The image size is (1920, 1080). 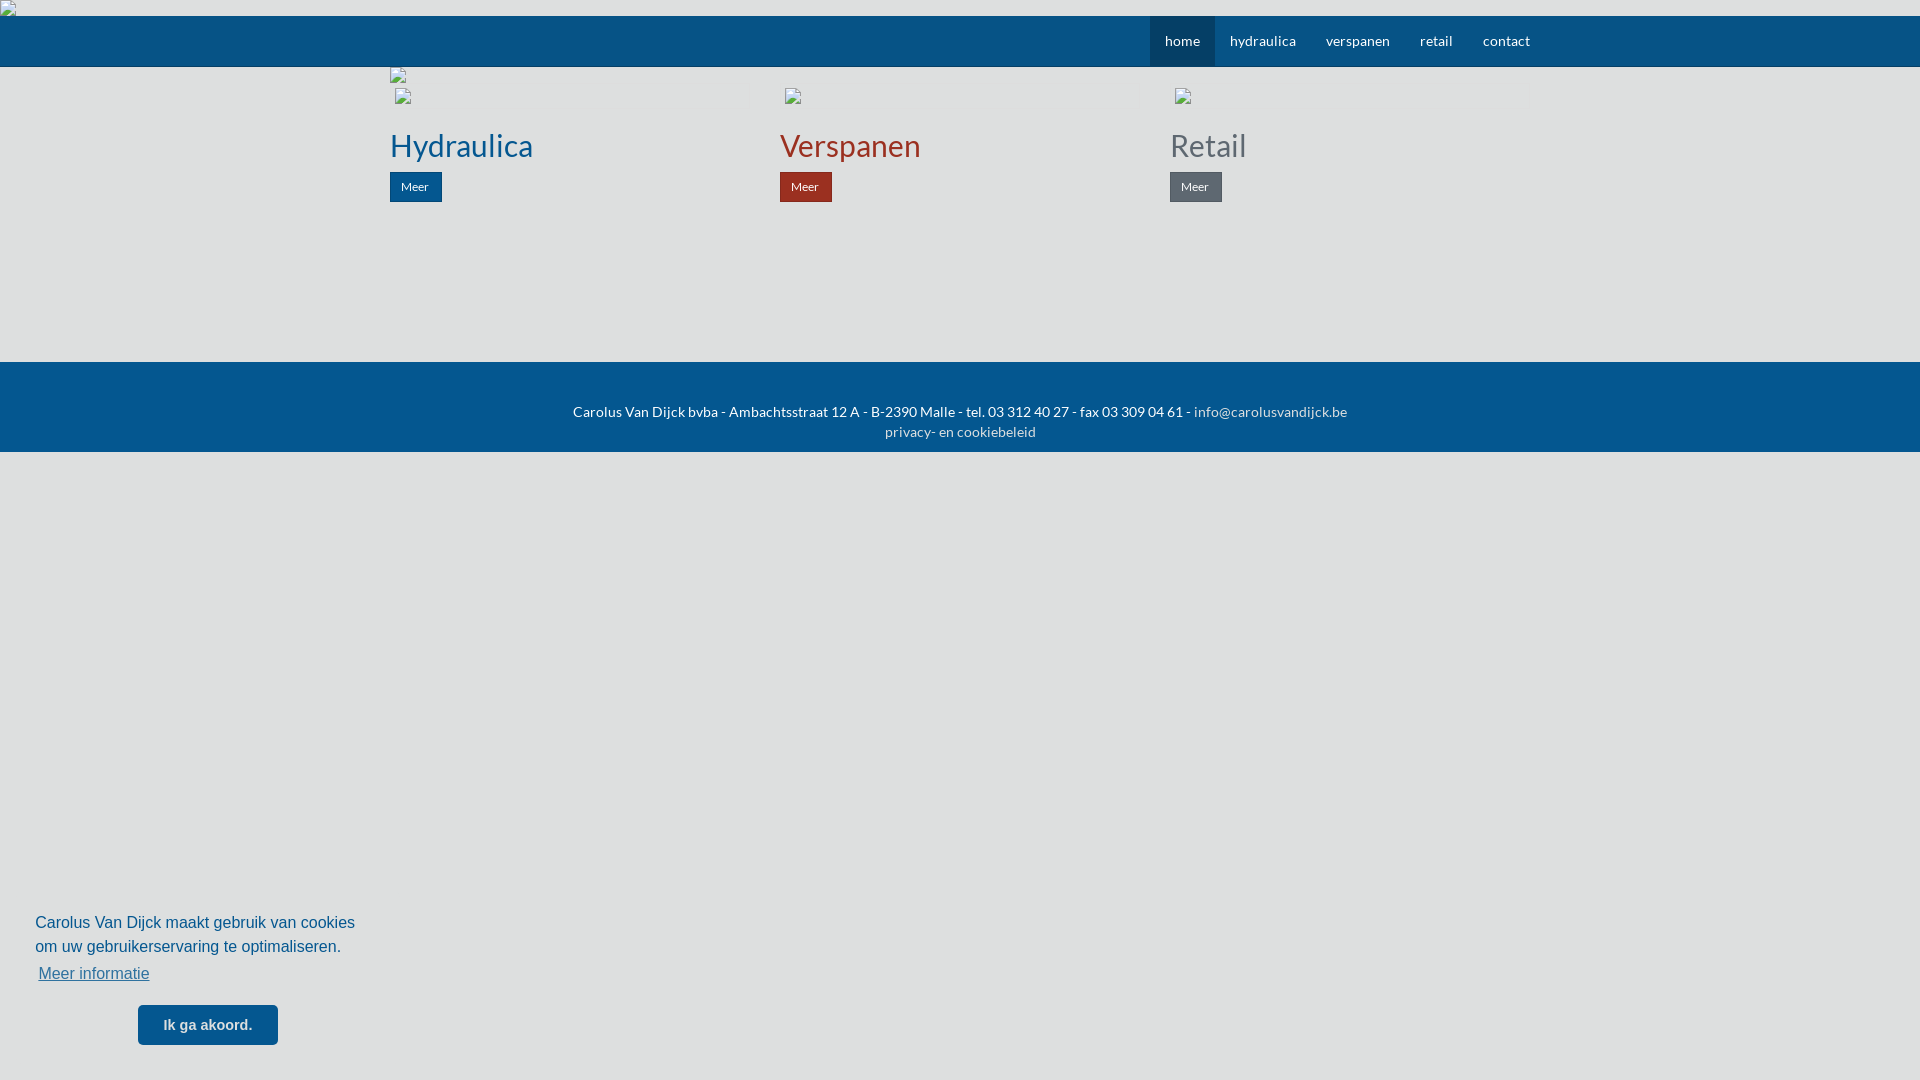 I want to click on 'Ik ga akoord.', so click(x=207, y=1025).